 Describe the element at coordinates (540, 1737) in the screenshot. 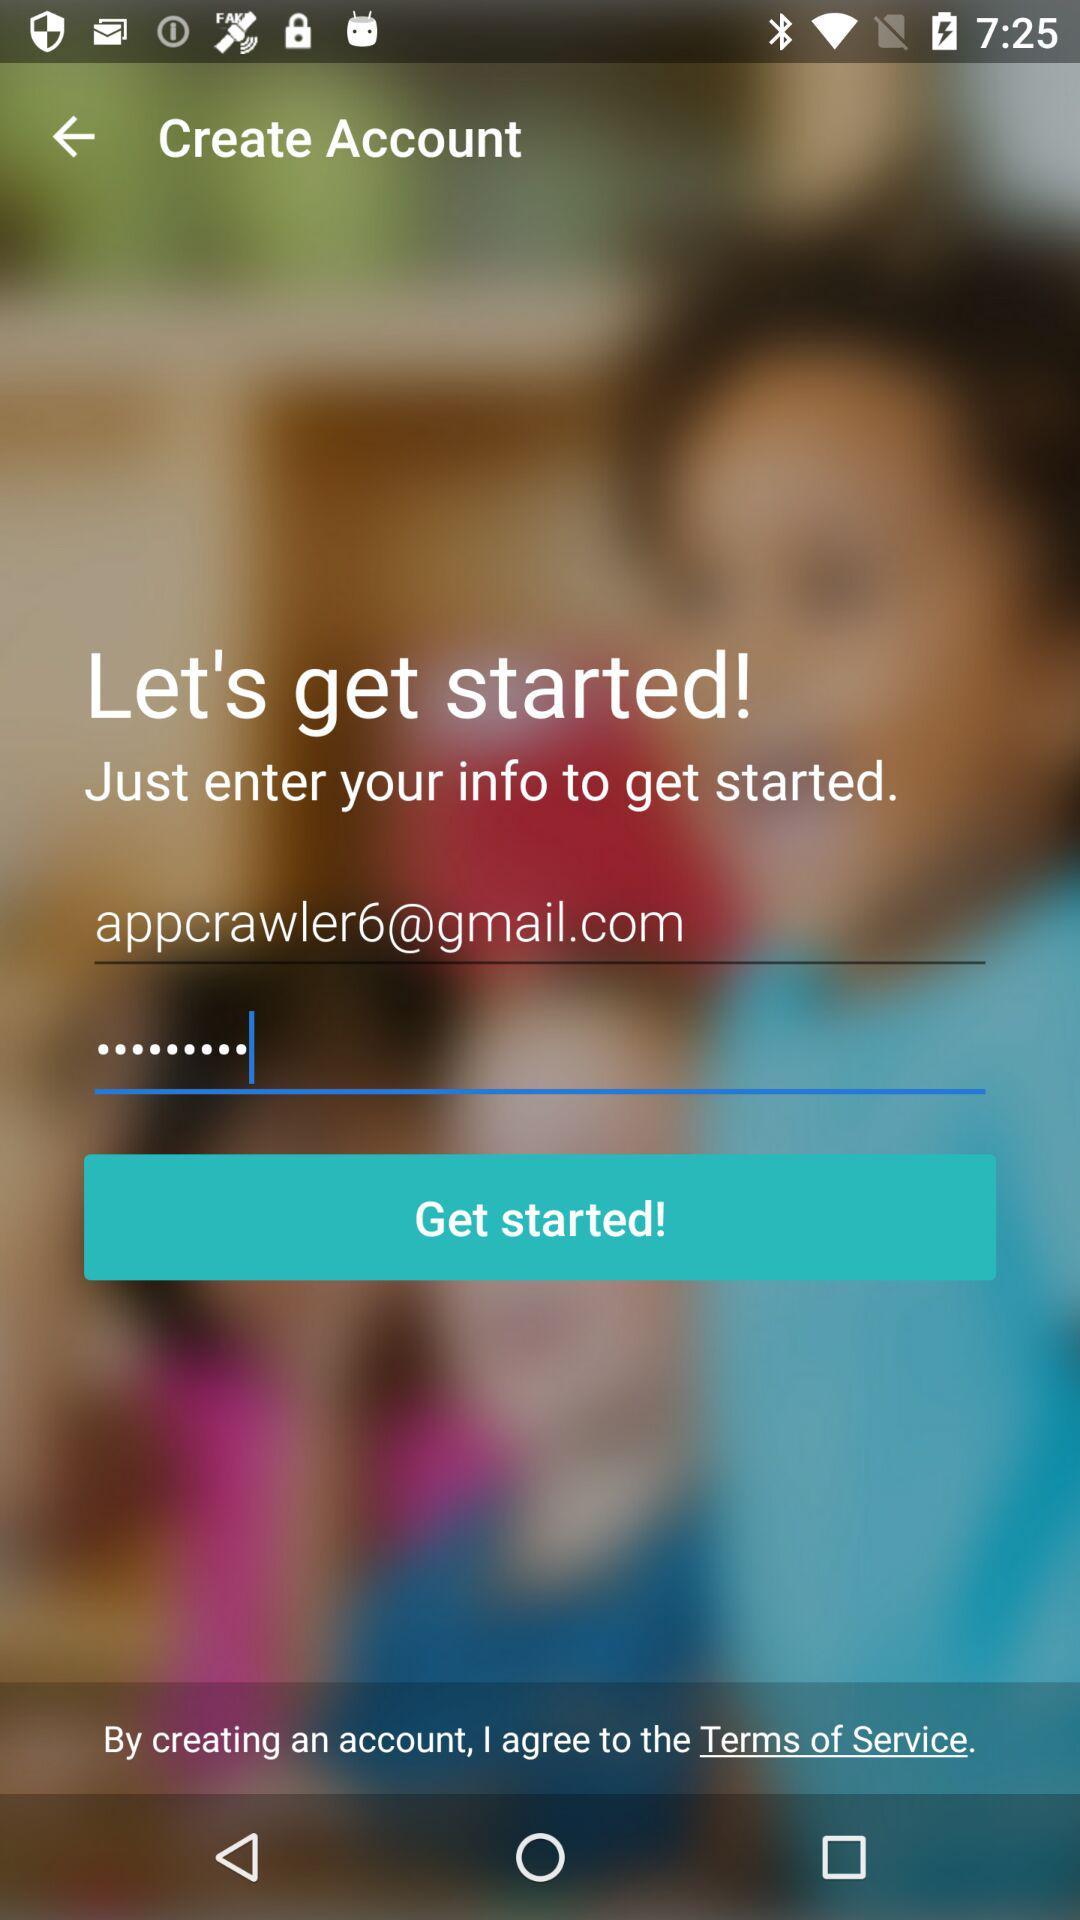

I see `by creating an at the bottom` at that location.